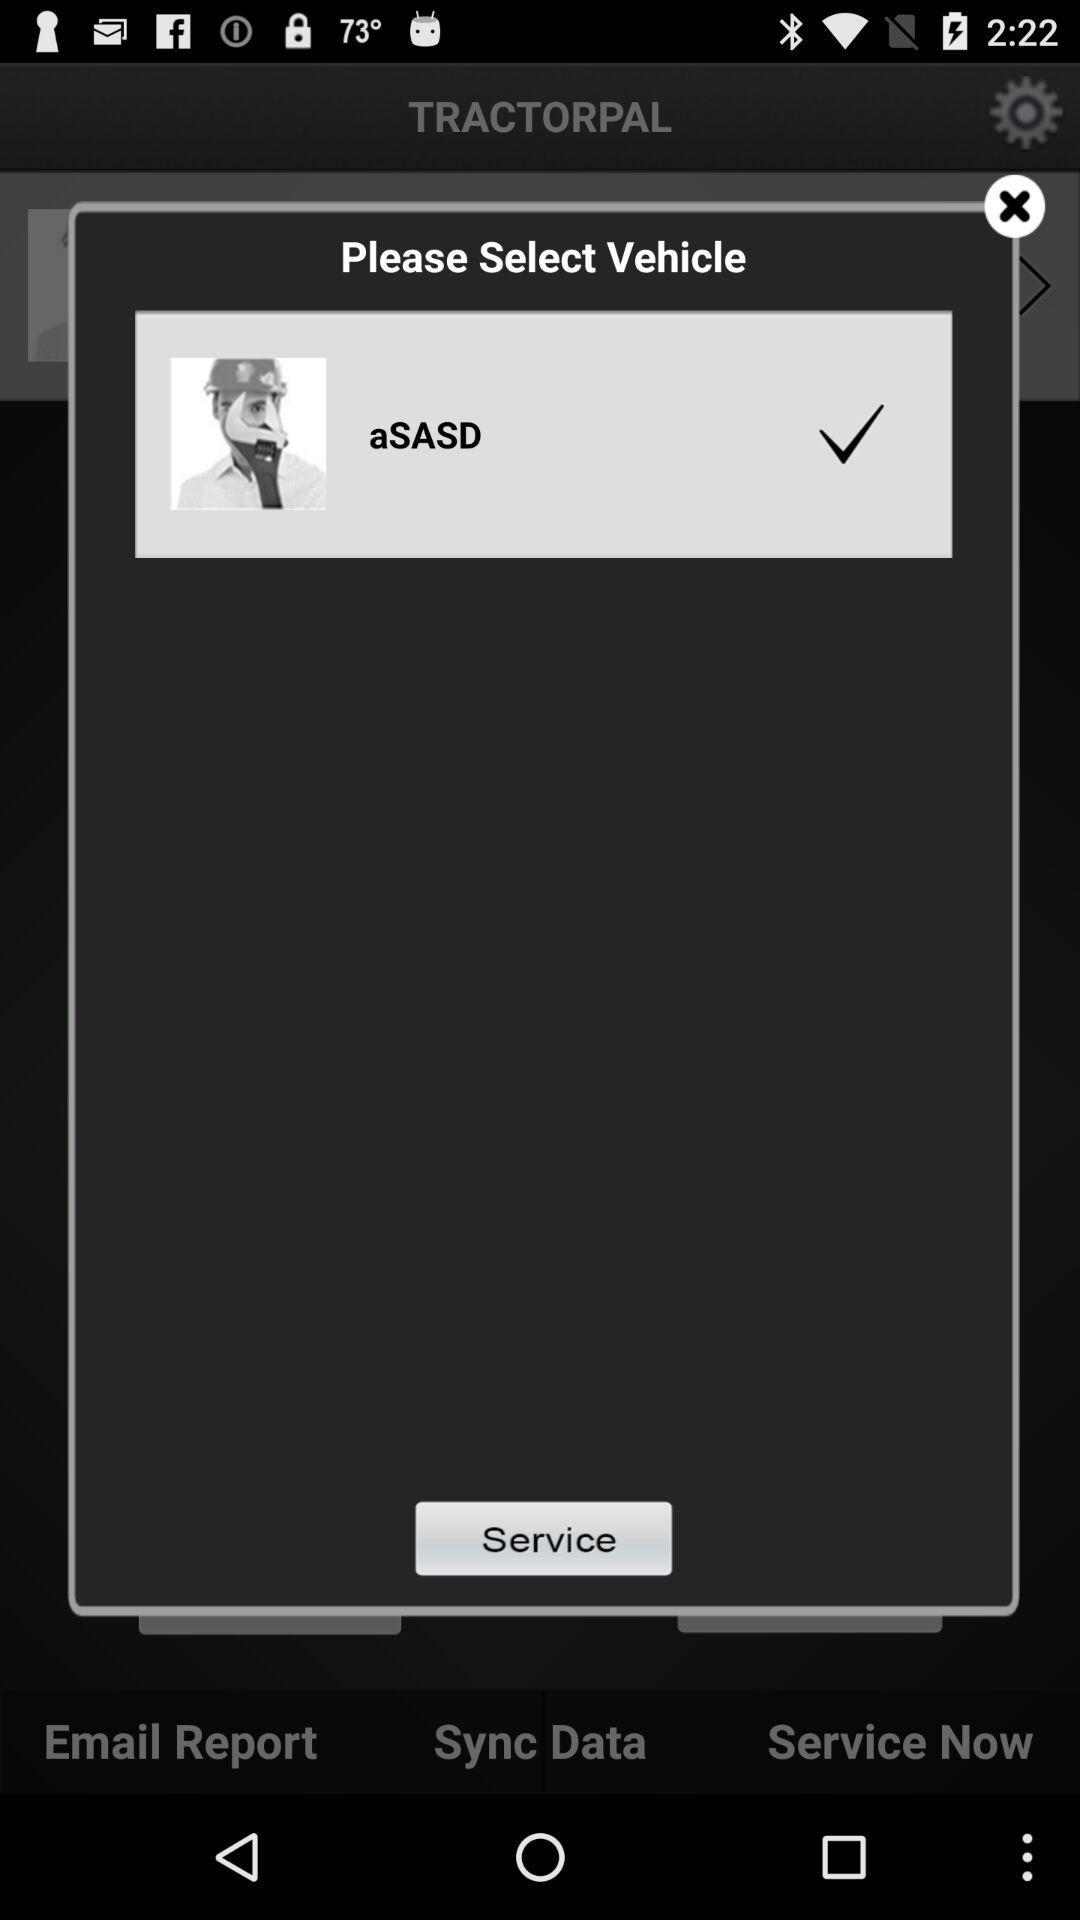  What do you see at coordinates (1014, 206) in the screenshot?
I see `screen` at bounding box center [1014, 206].